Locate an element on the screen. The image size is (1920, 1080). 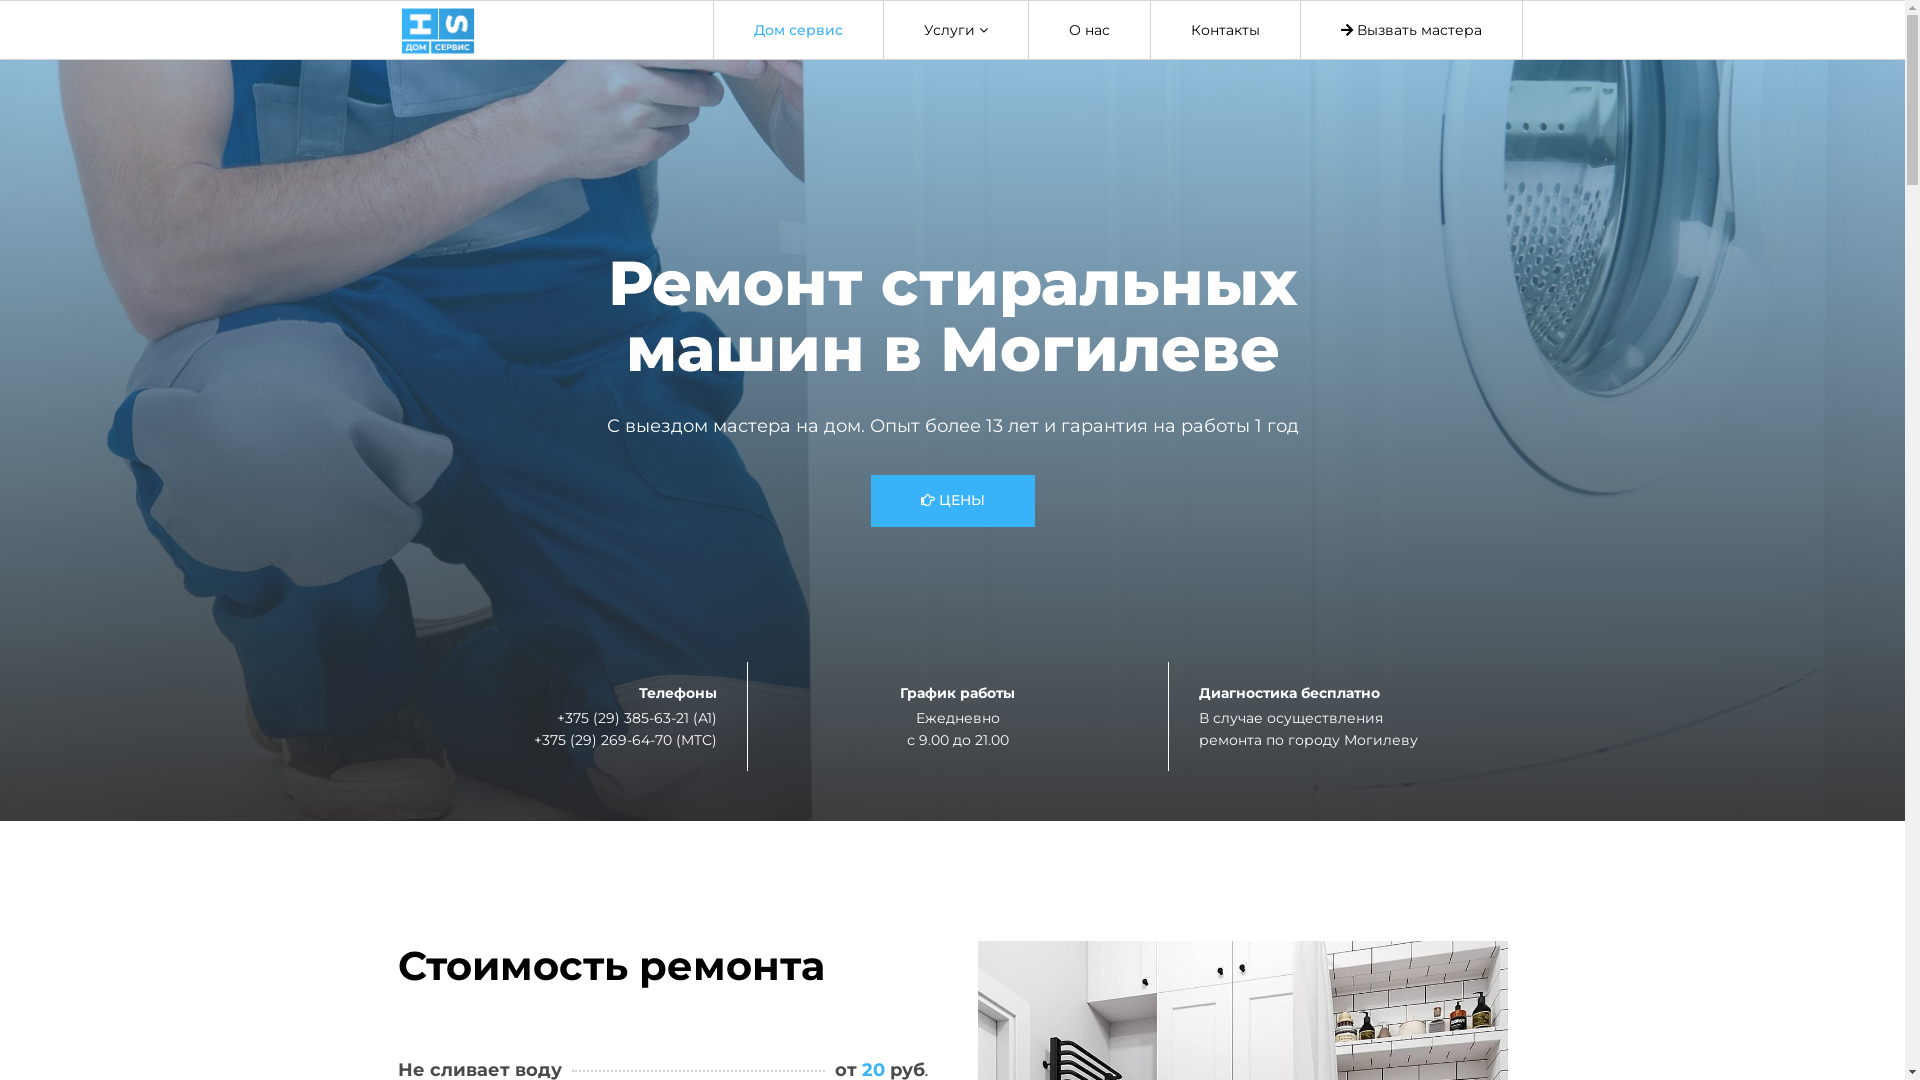
'+375 (29) 385-63-21 (A1)' is located at coordinates (635, 716).